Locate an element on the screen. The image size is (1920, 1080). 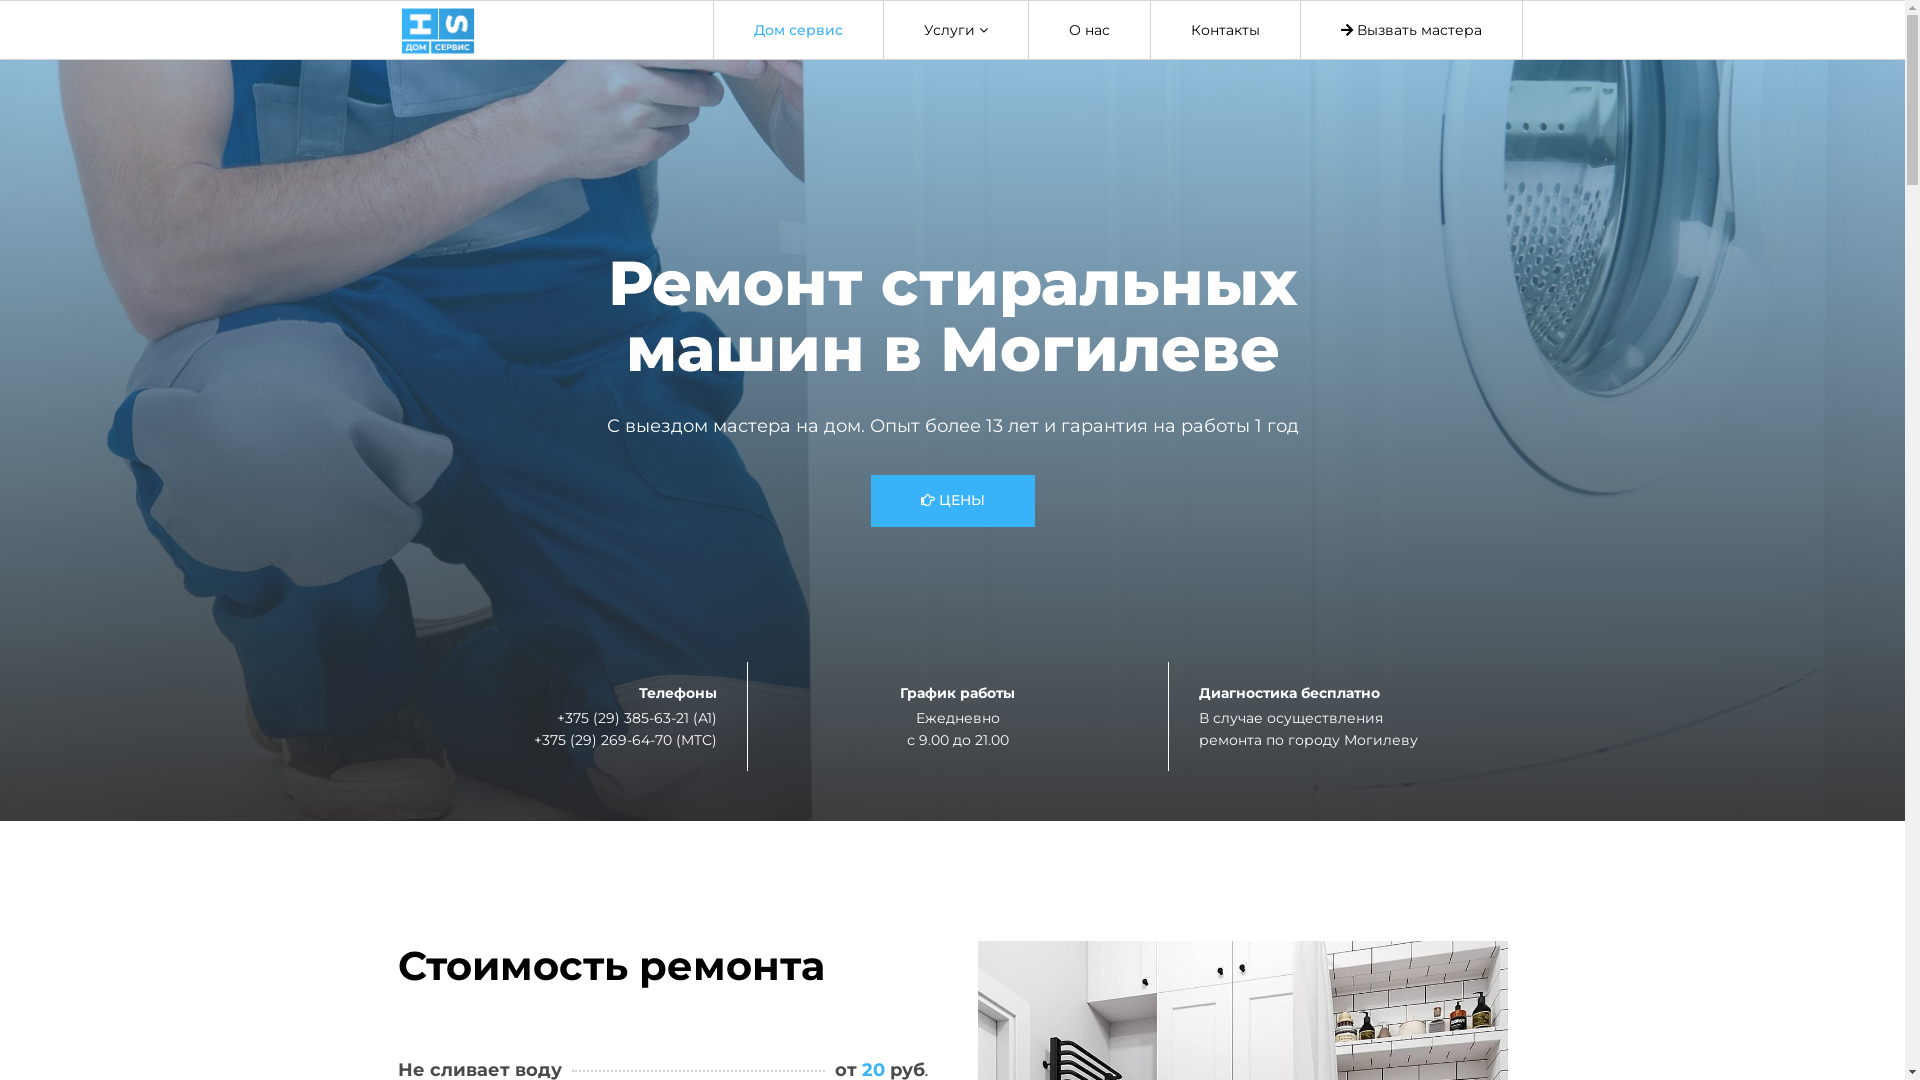
'+375 (29) 385-63-21 (A1)' is located at coordinates (635, 716).